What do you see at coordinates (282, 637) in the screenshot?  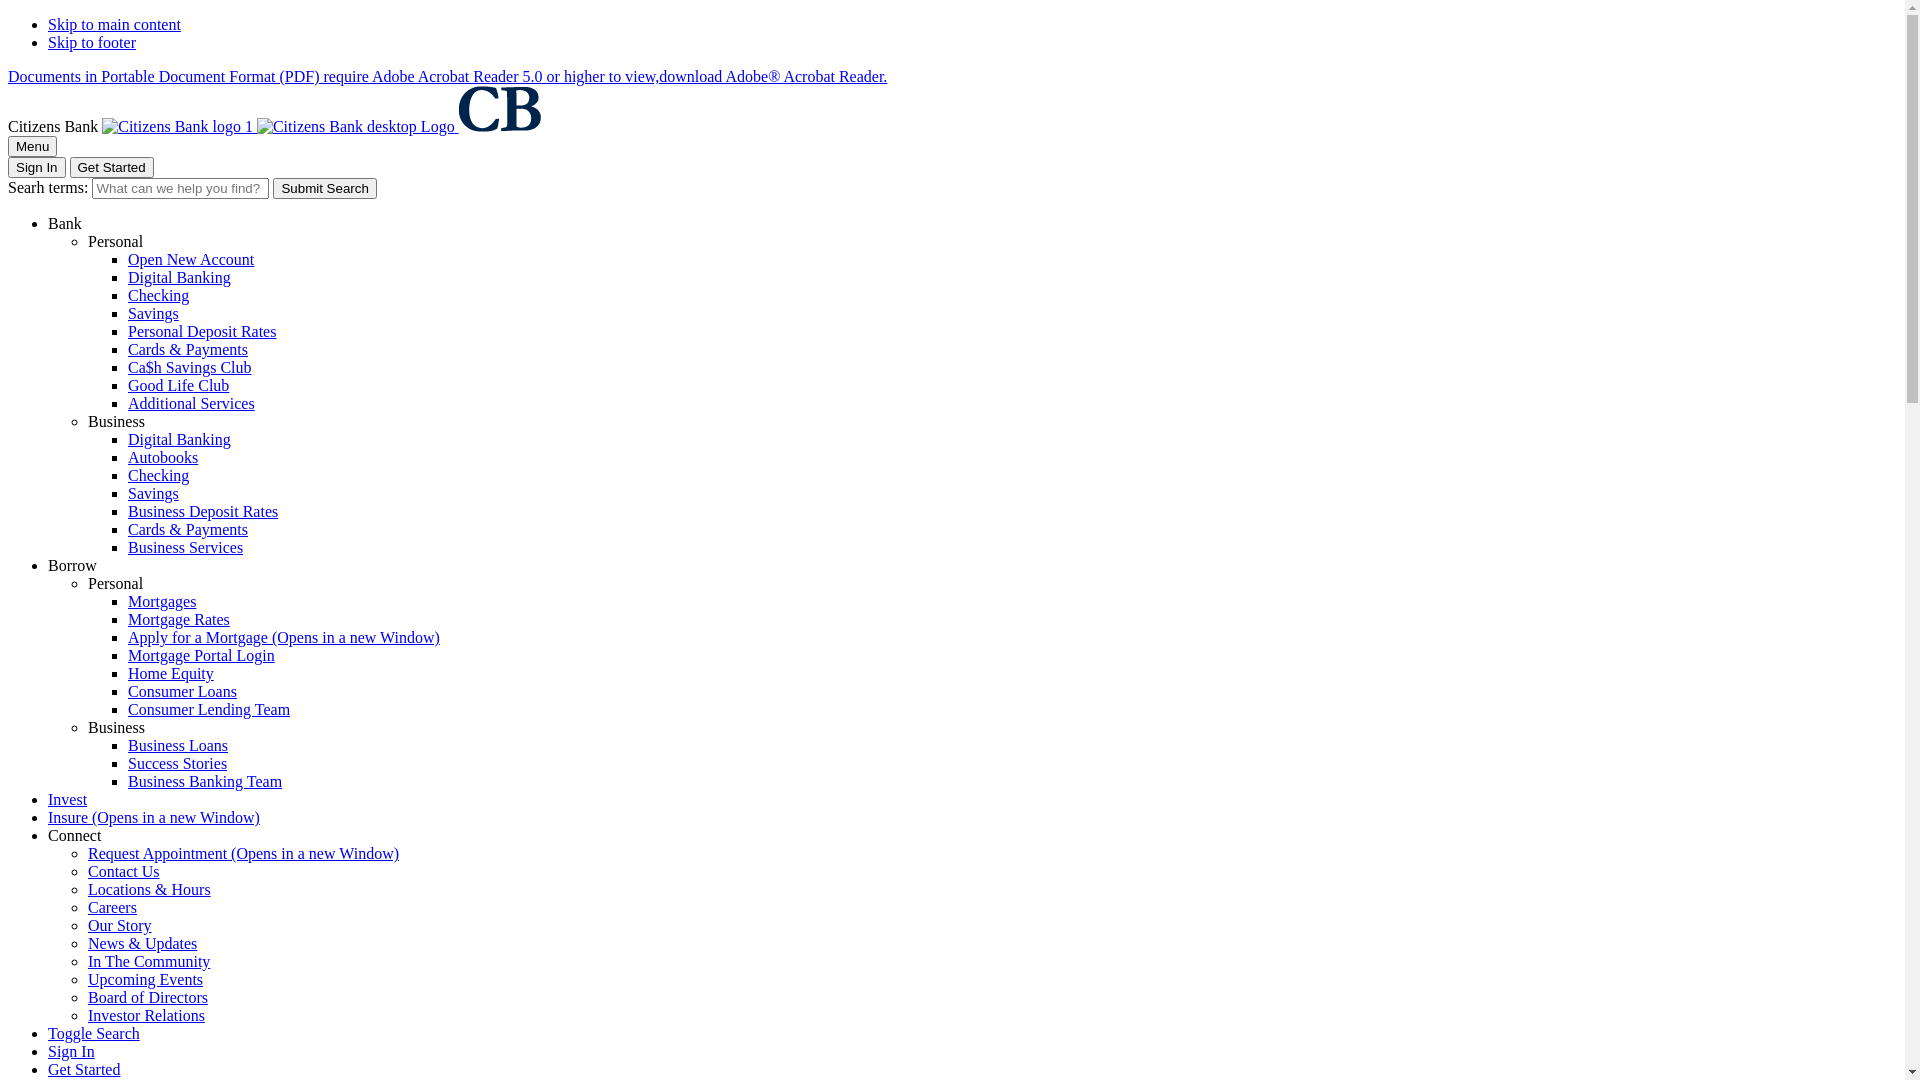 I see `'Apply for a Mortgage (Opens in a new Window)'` at bounding box center [282, 637].